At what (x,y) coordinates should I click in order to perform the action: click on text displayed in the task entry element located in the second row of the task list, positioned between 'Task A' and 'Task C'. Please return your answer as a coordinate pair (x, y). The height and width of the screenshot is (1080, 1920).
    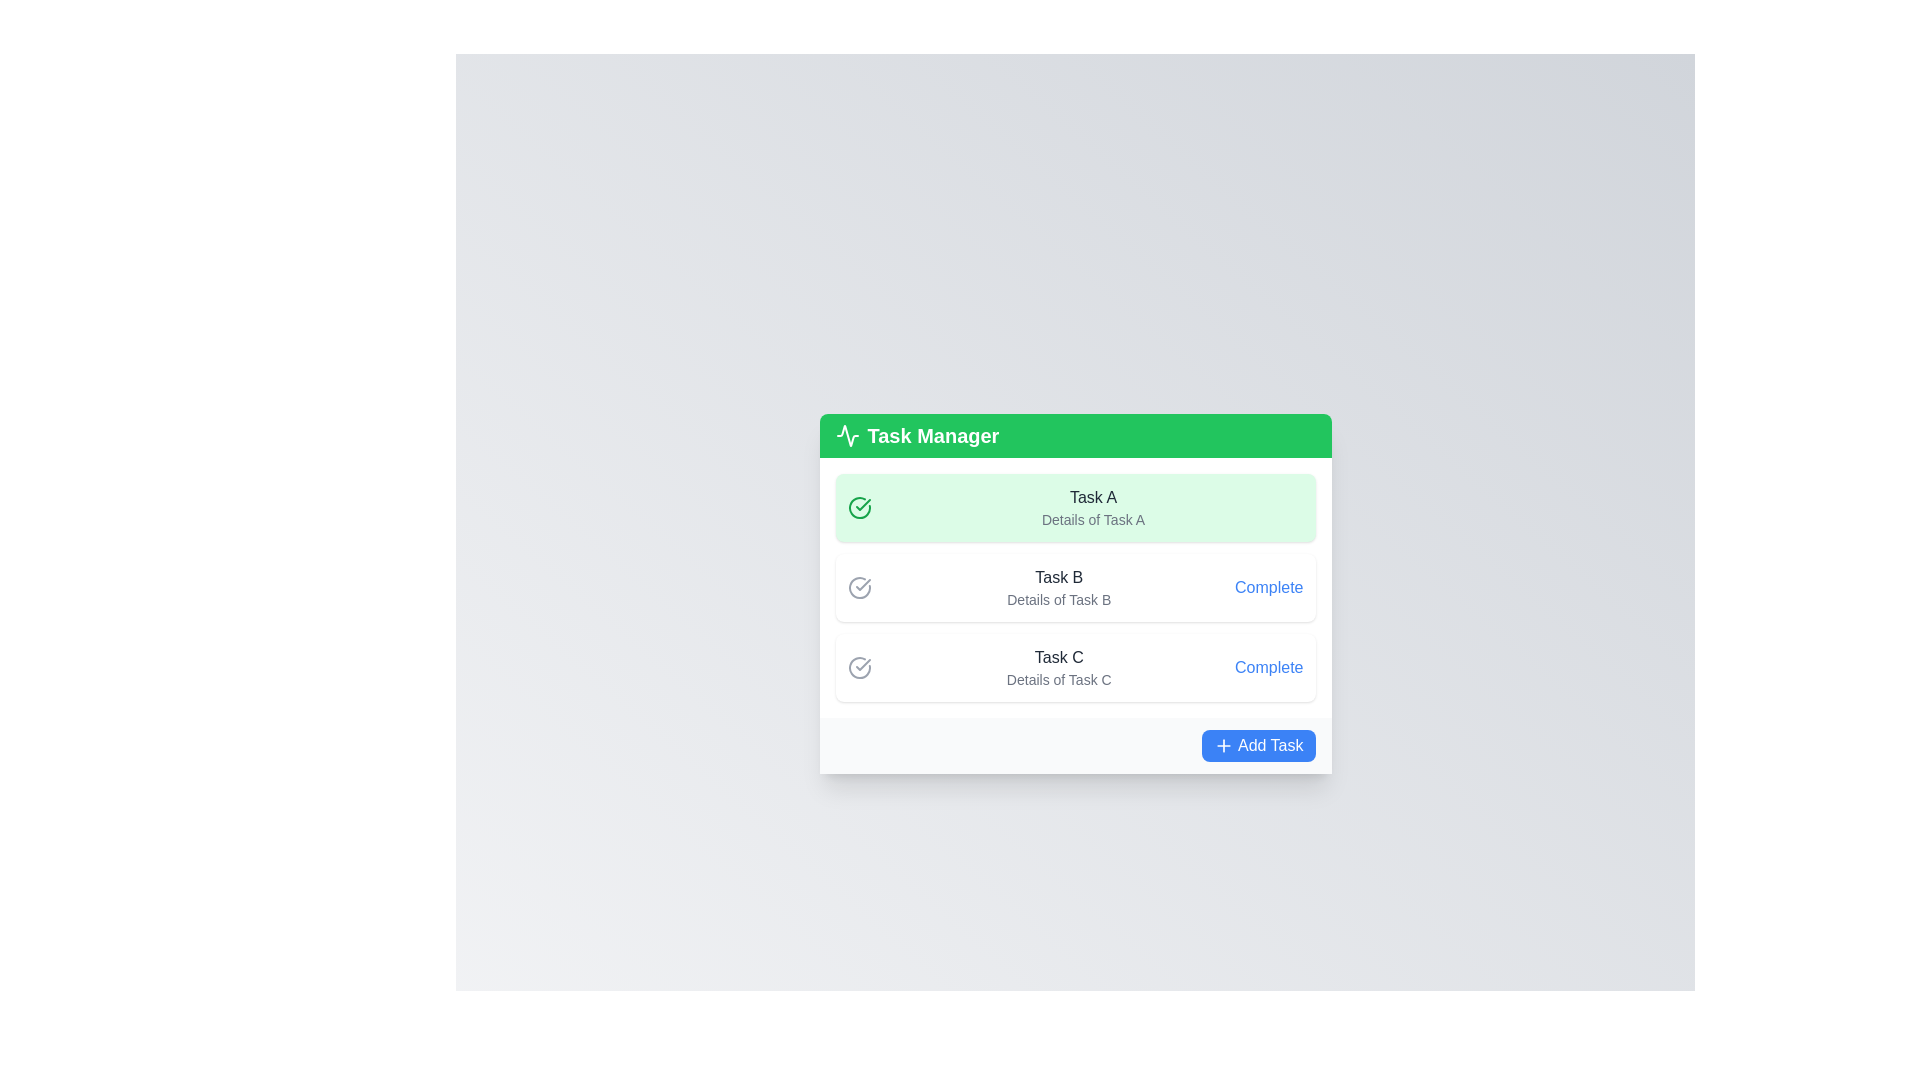
    Looking at the image, I should click on (1058, 586).